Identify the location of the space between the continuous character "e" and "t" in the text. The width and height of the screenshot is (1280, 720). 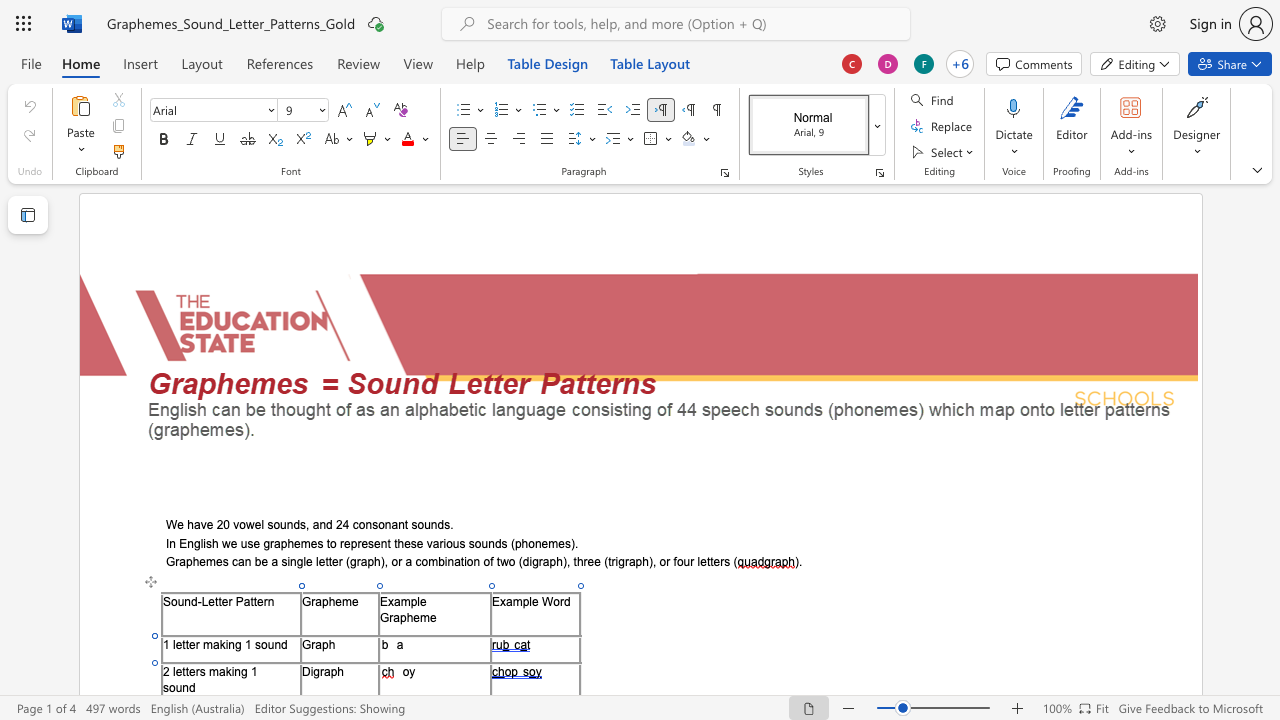
(181, 671).